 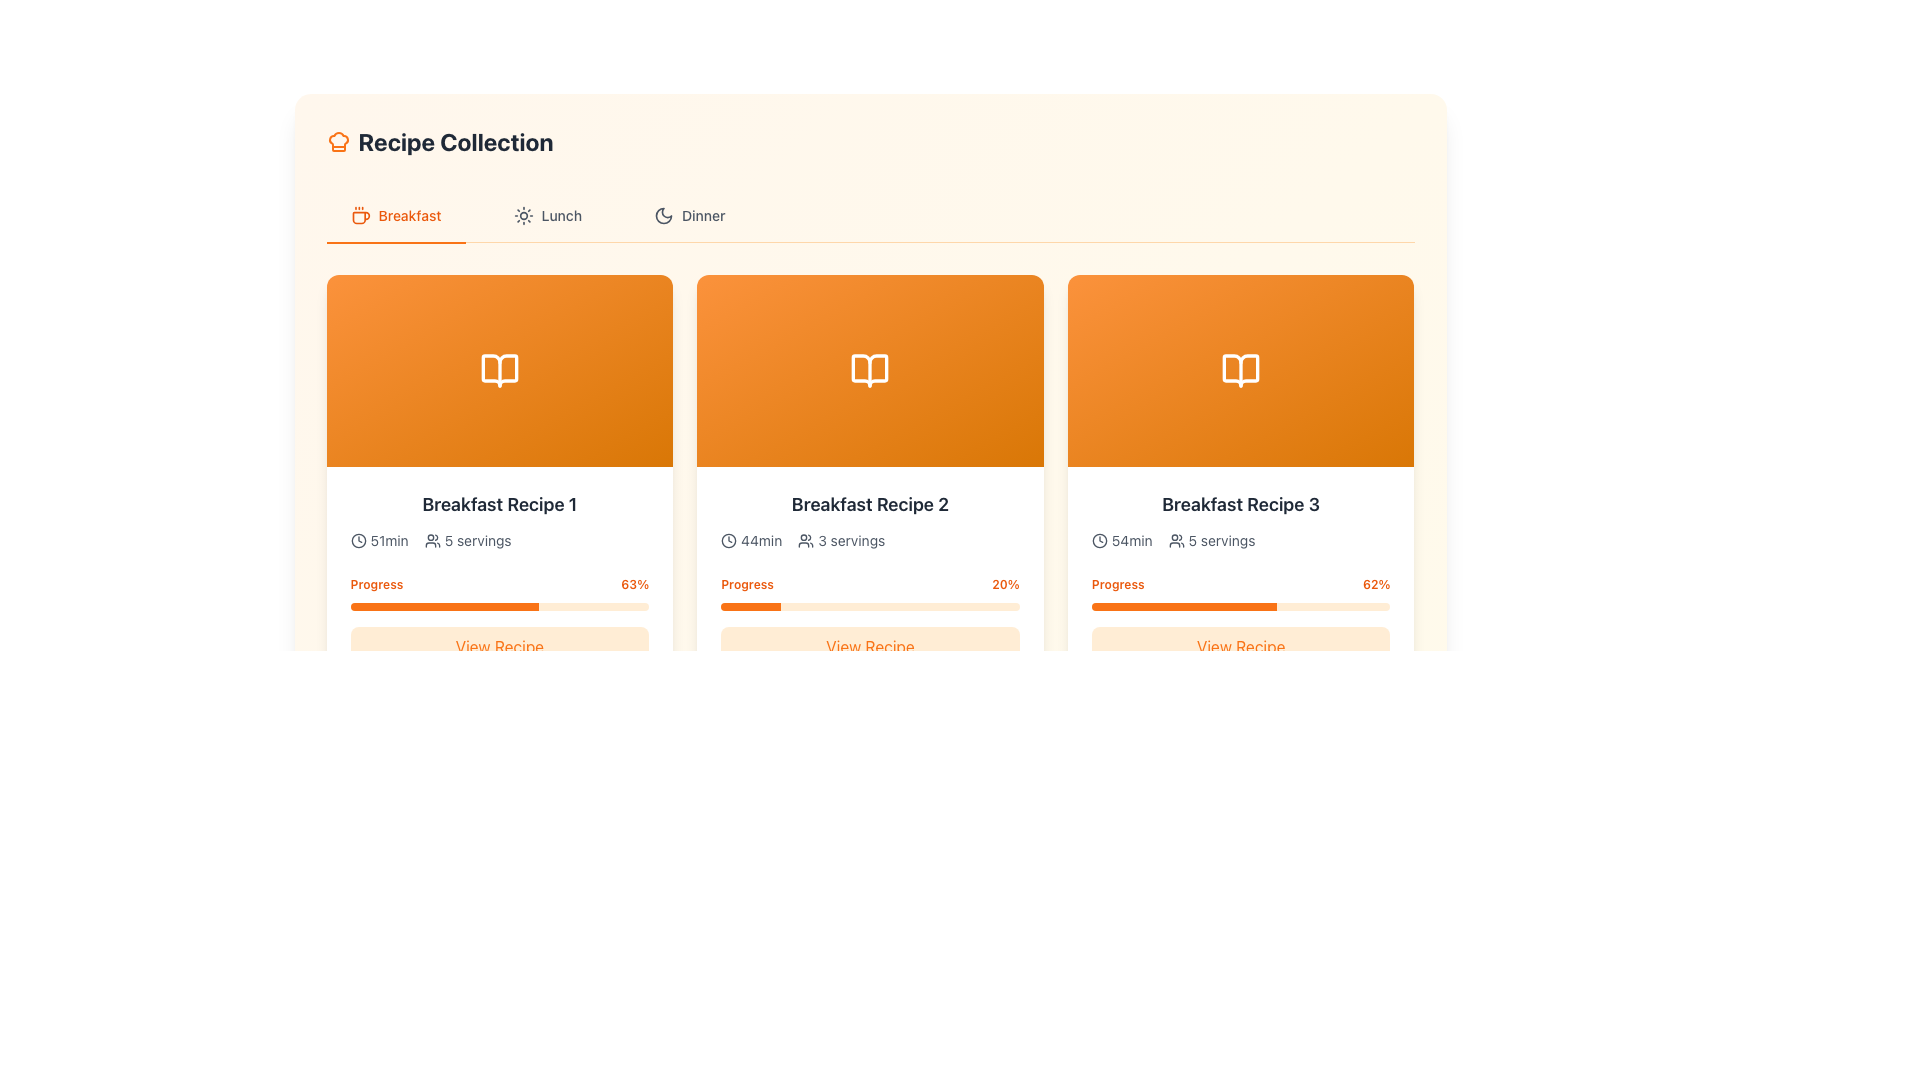 I want to click on text label located in the bottom-left section of the first recipe card, positioned above the progress bar and left-aligned with the percentage '63%.', so click(x=376, y=582).